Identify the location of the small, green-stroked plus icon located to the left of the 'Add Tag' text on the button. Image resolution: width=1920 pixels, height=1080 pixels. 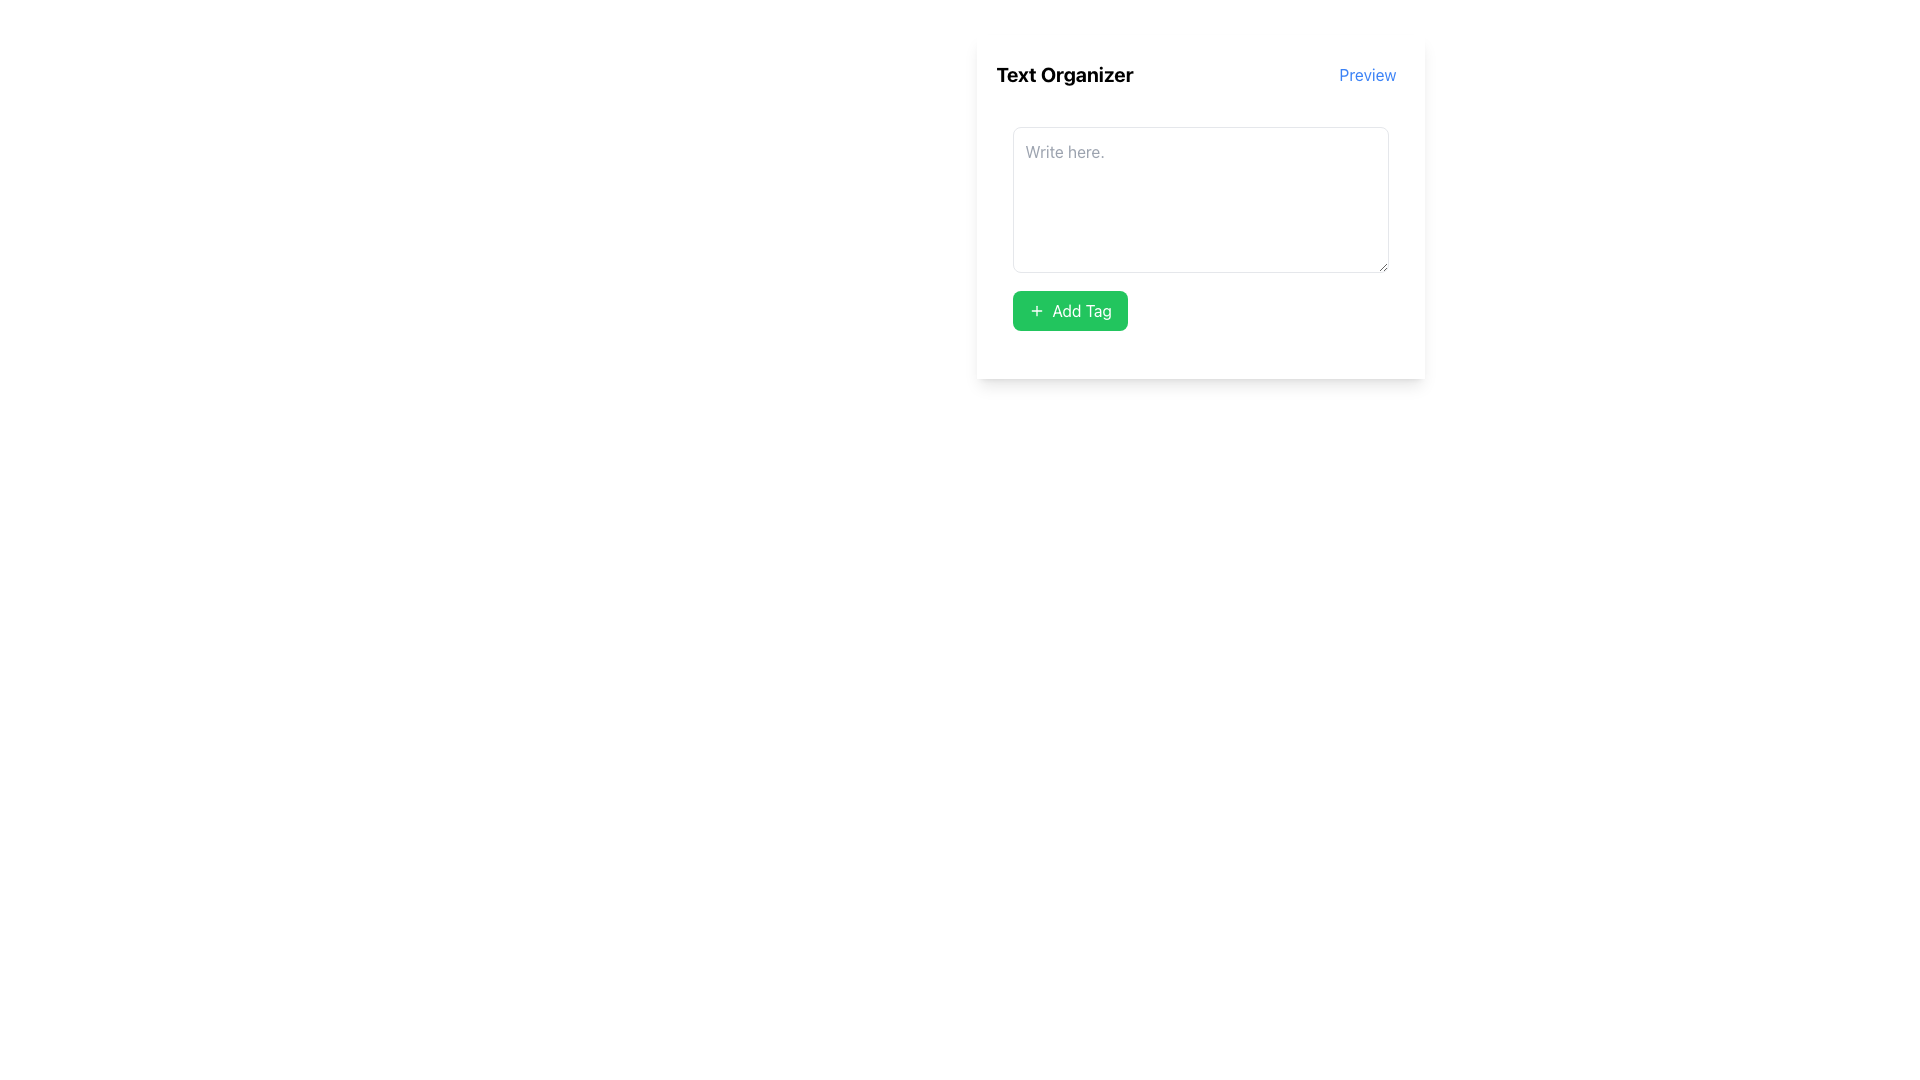
(1036, 311).